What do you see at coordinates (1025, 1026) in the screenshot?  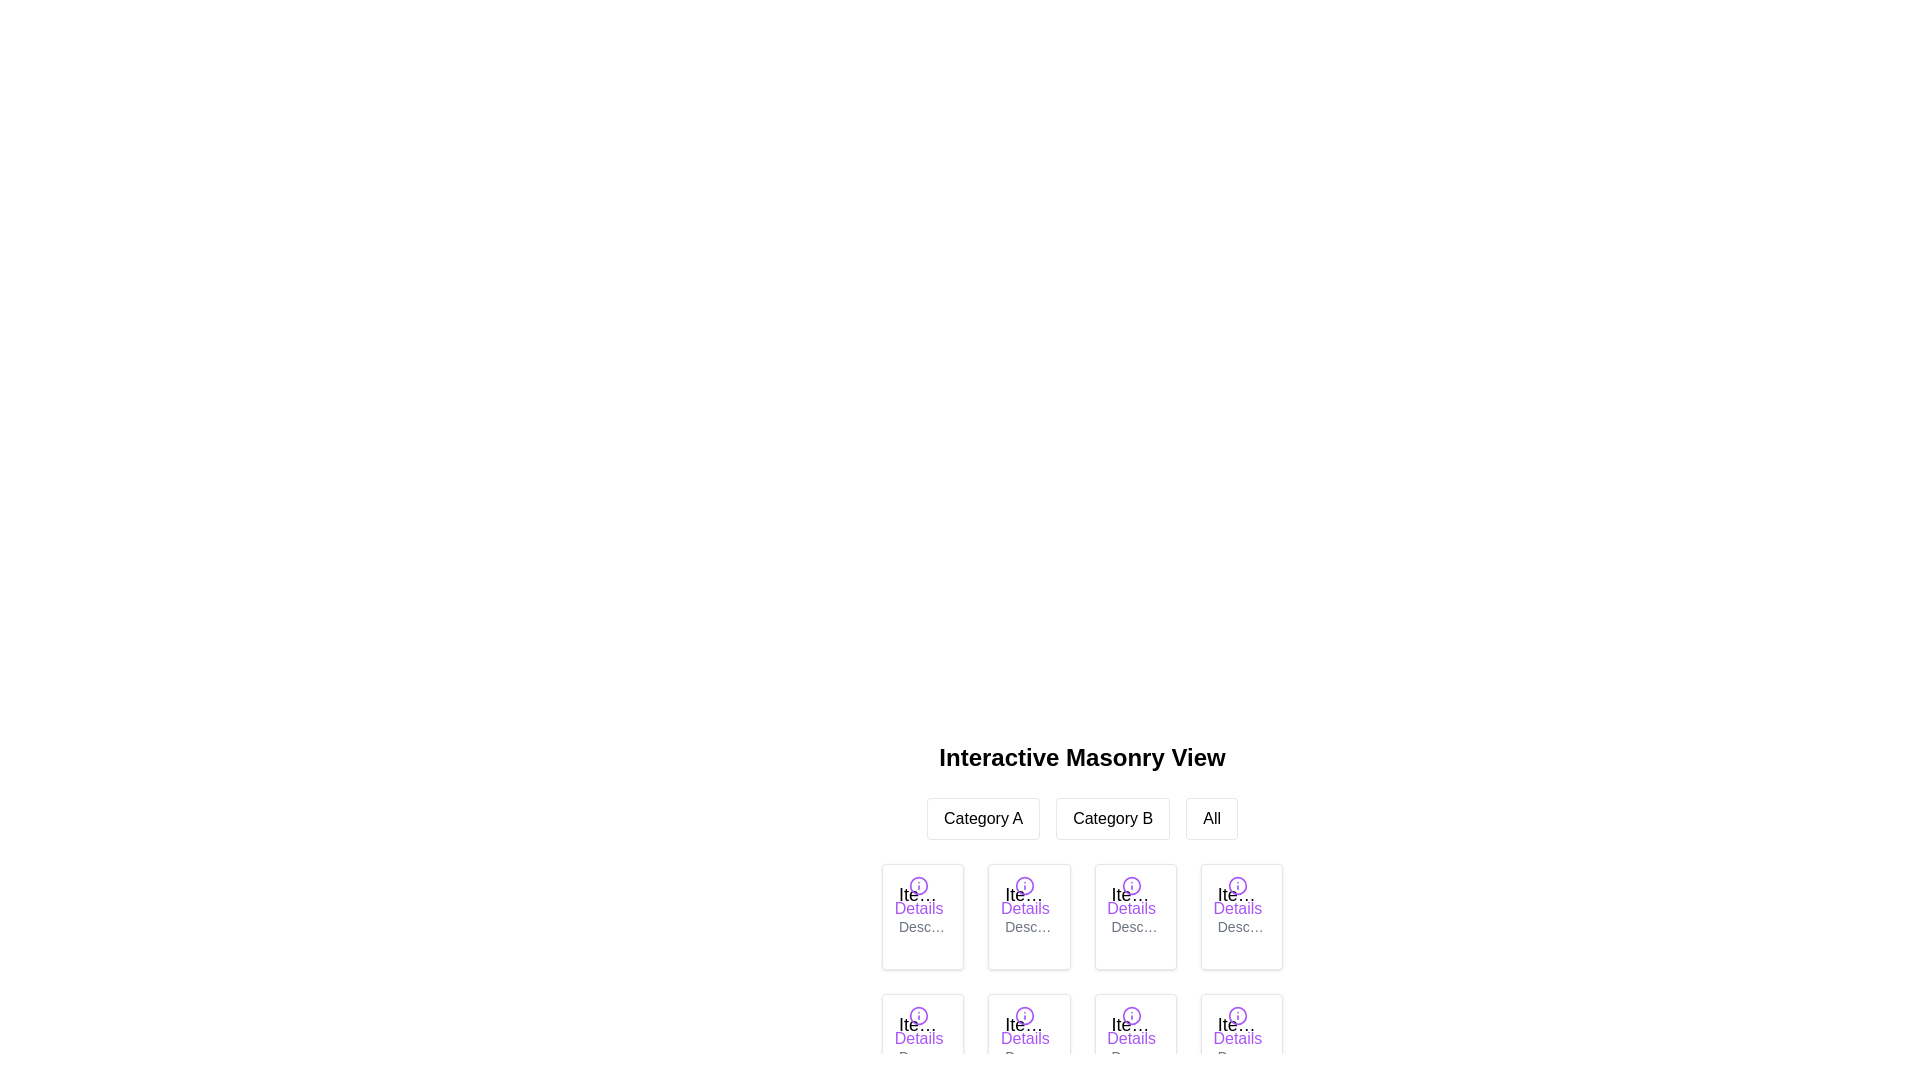 I see `the 'Details' button with an info icon on its left side, located in the top-right corner of the 'Item 6' card` at bounding box center [1025, 1026].